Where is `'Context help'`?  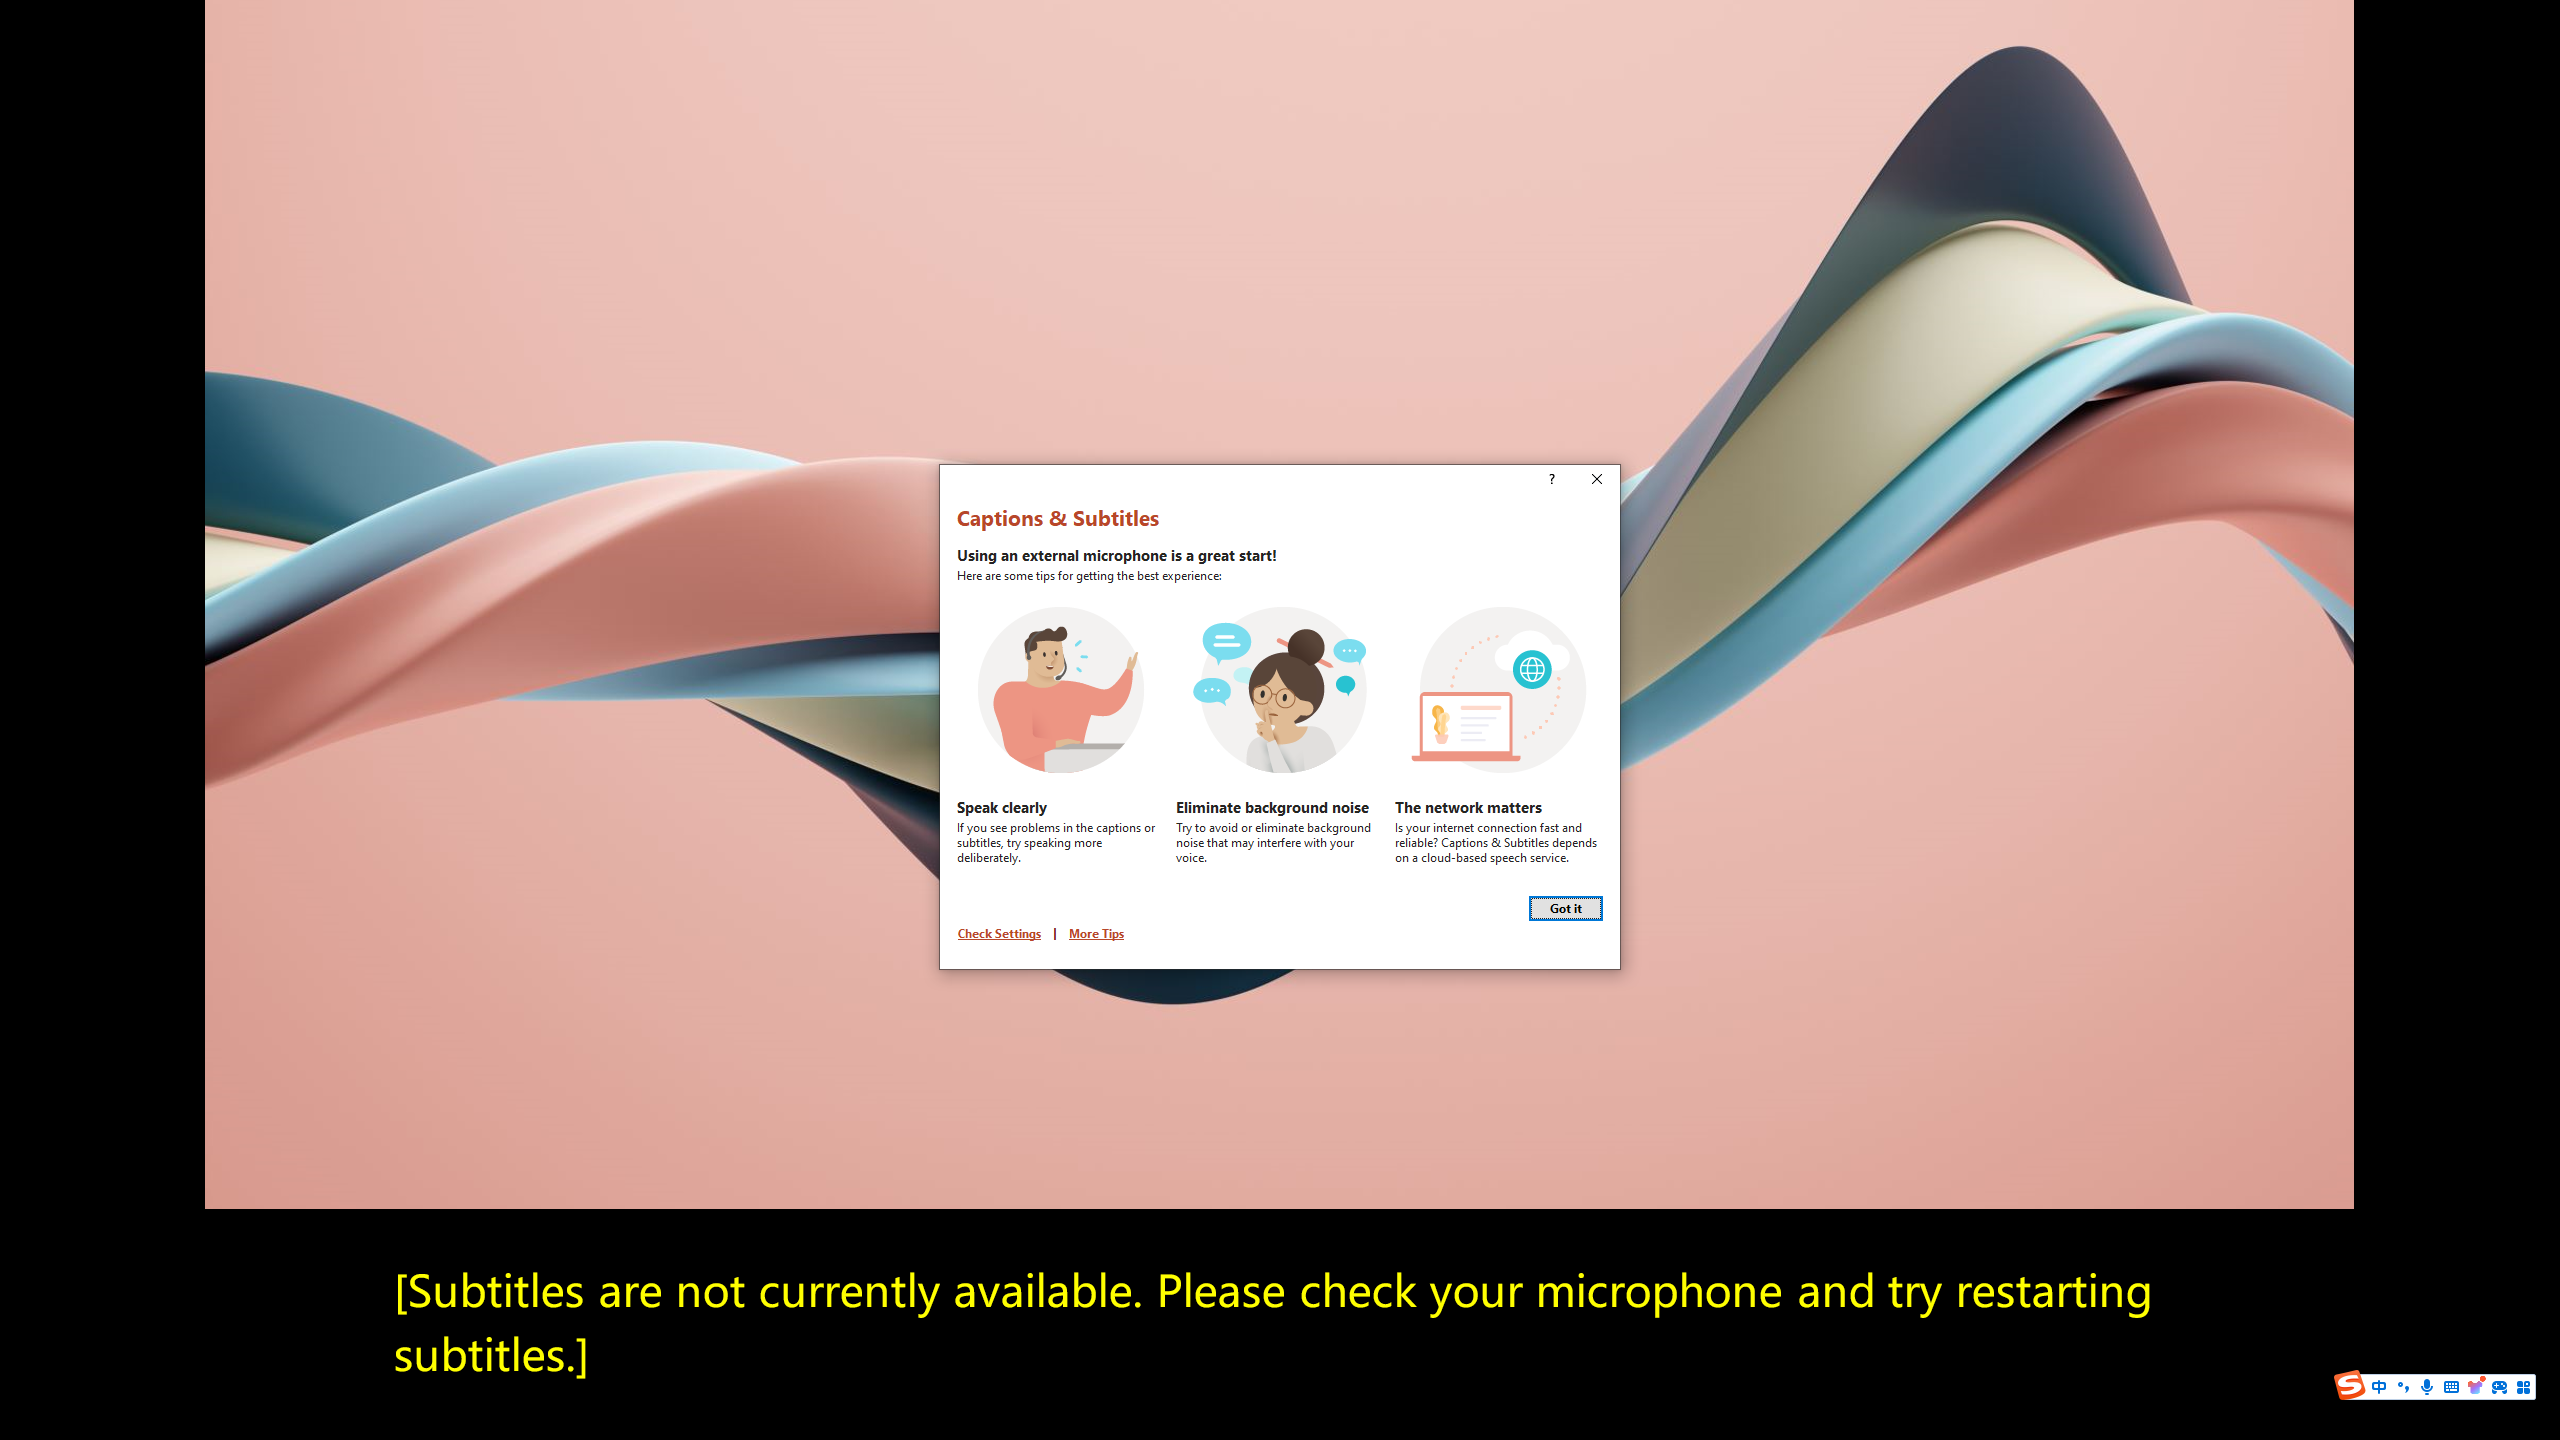 'Context help' is located at coordinates (1549, 479).